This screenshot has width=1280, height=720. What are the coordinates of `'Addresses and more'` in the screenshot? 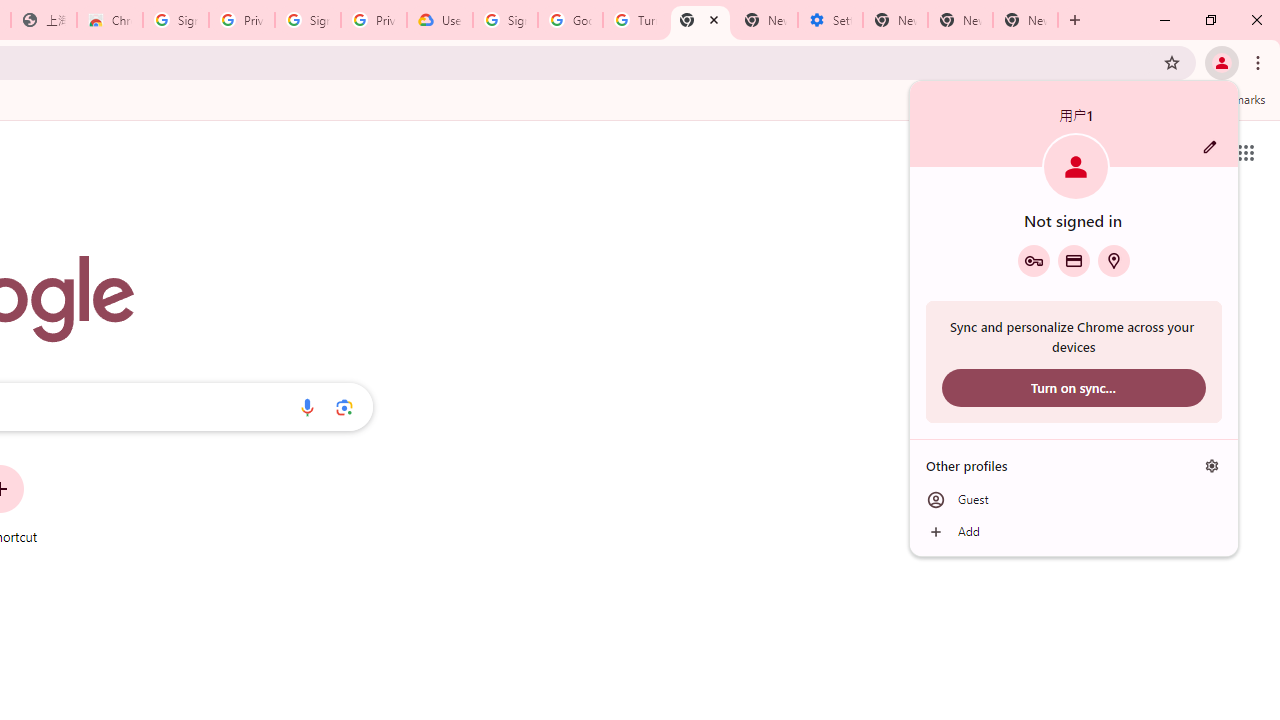 It's located at (1113, 260).